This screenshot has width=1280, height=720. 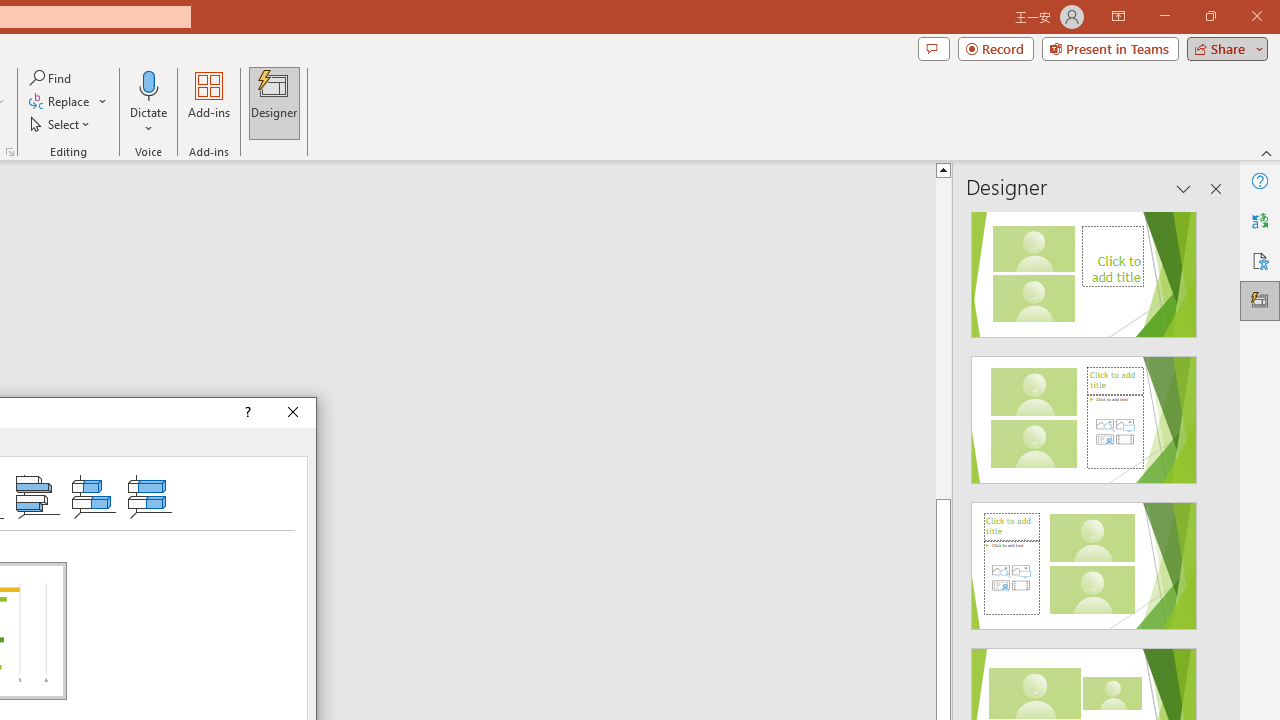 I want to click on '3-D Stacked Bar', so click(x=93, y=495).